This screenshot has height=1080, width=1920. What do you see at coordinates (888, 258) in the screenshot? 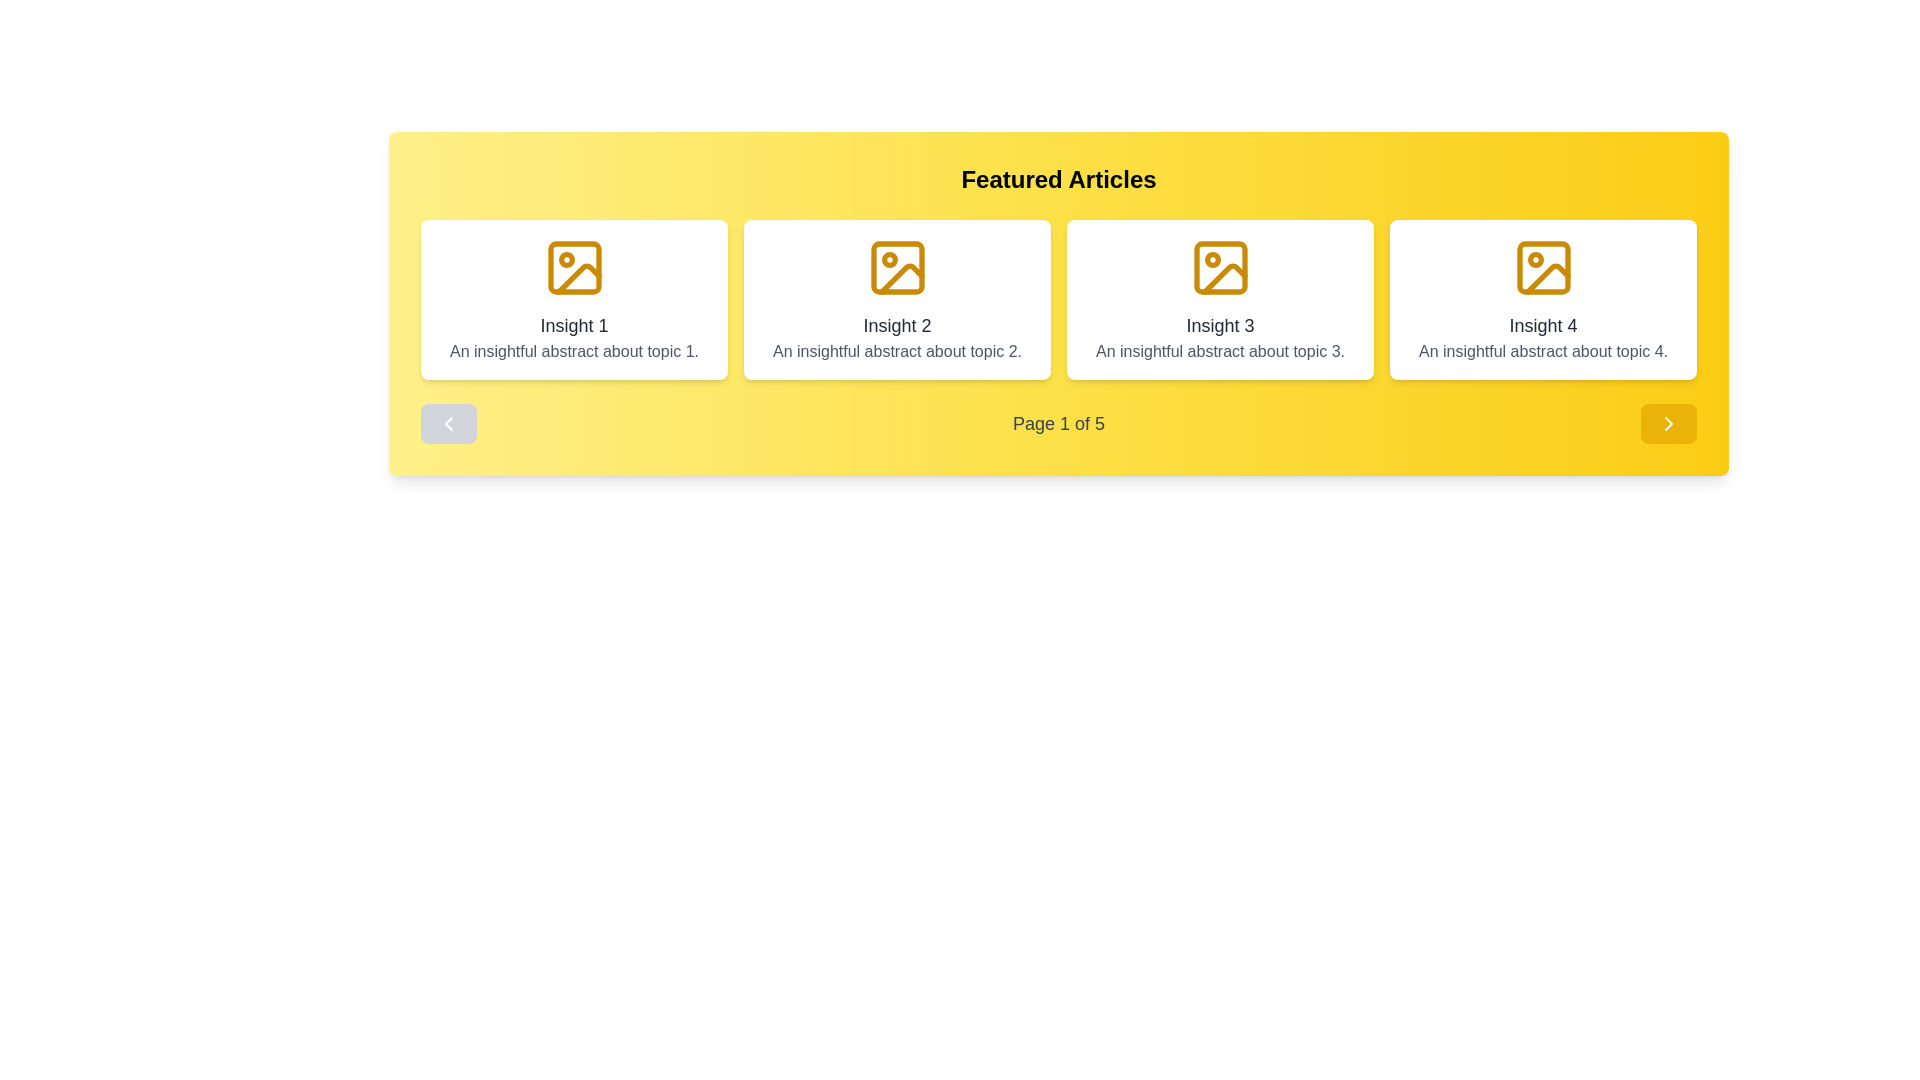
I see `the small circular dot that is part of the second icon in the horizontal list of four icons within the yellow-highlighted area labeled 'Featured Articles'` at bounding box center [888, 258].